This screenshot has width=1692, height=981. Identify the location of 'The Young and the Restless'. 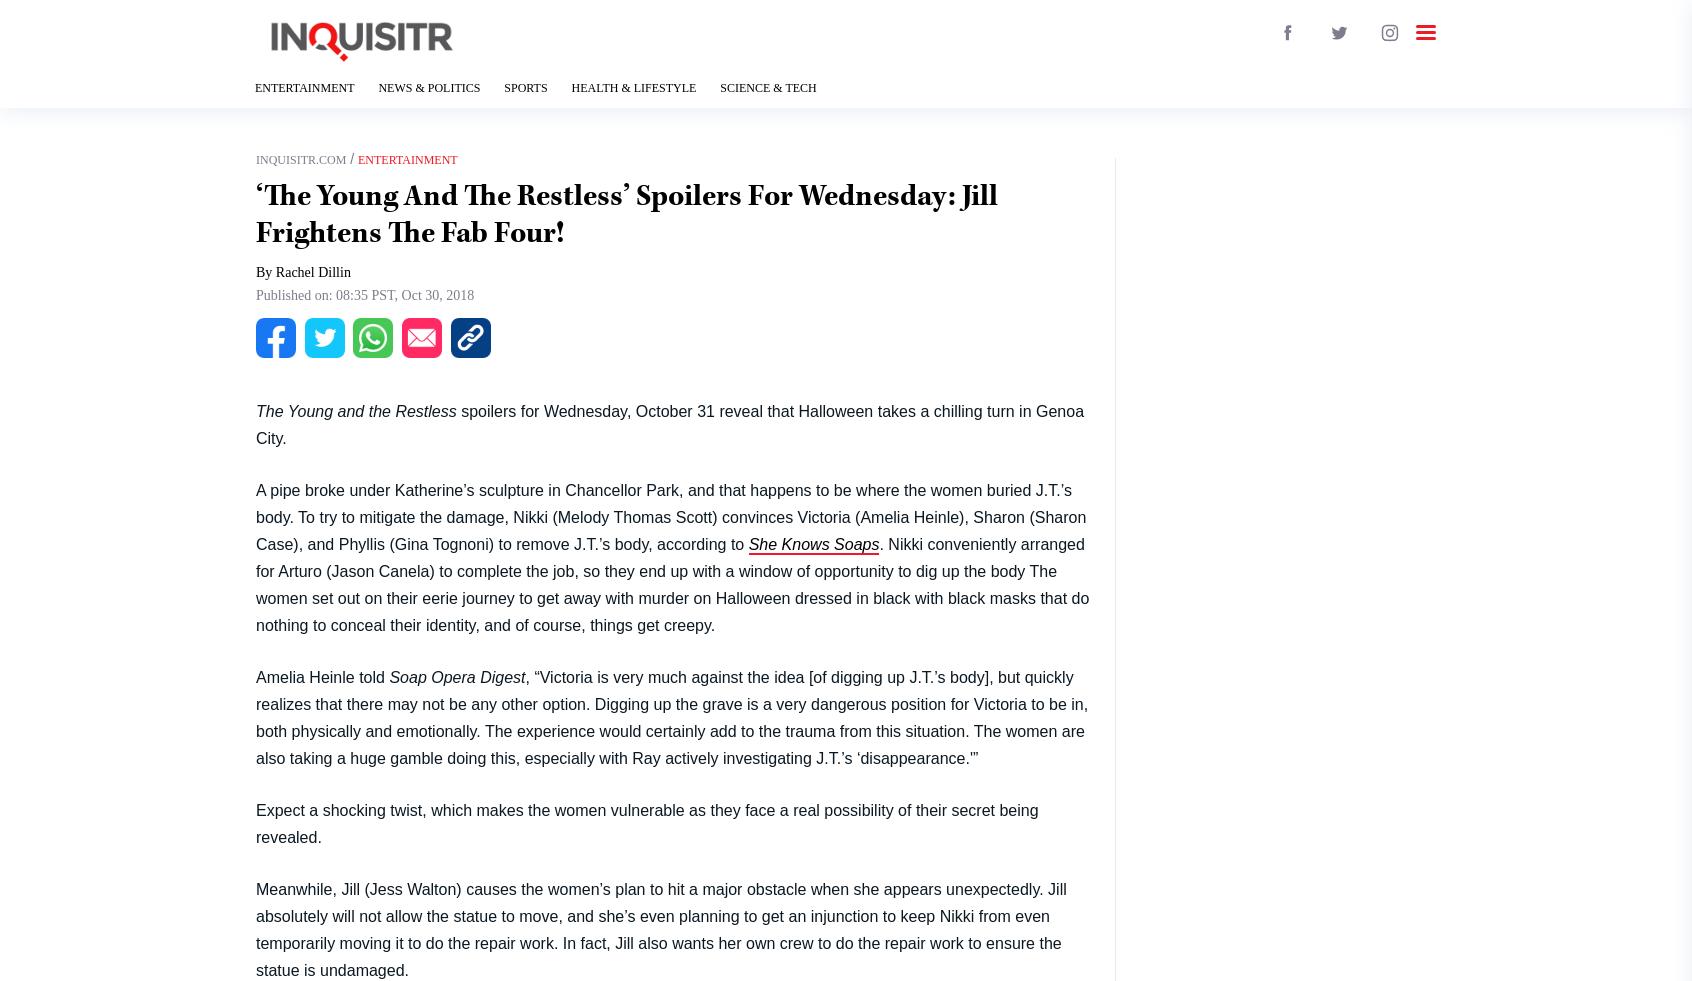
(355, 409).